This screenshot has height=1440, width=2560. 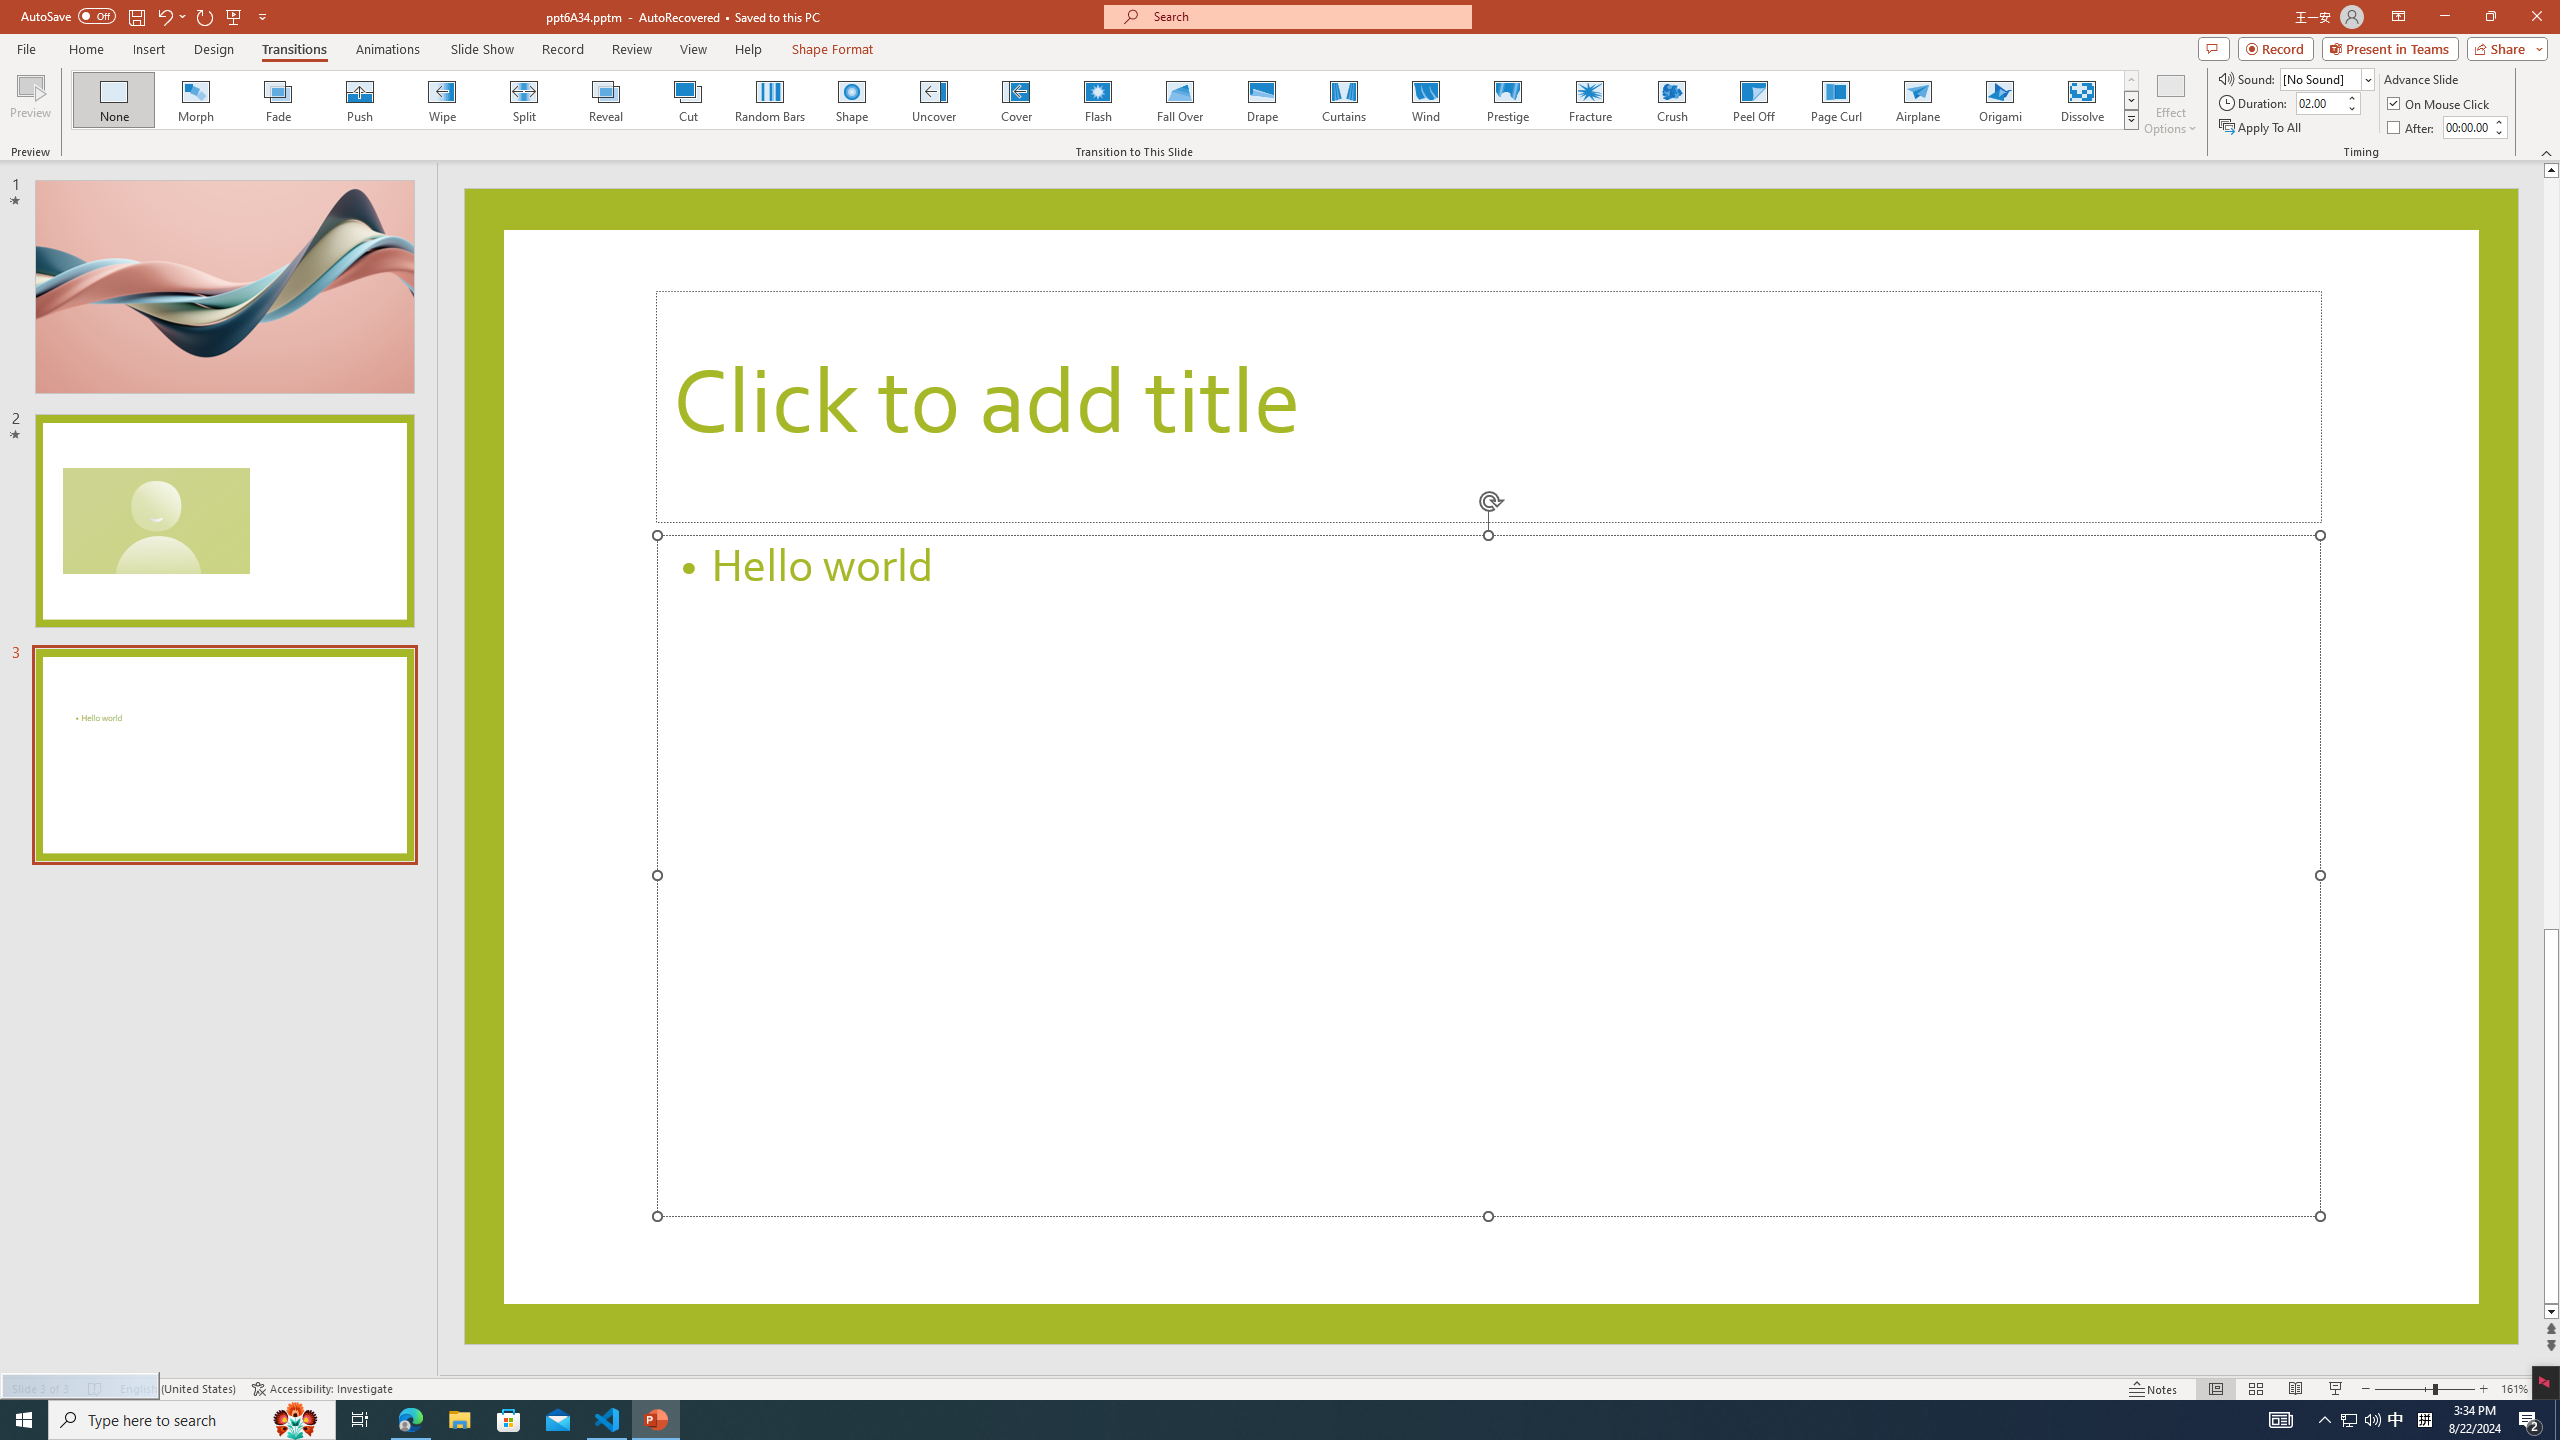 I want to click on 'Shape', so click(x=851, y=99).